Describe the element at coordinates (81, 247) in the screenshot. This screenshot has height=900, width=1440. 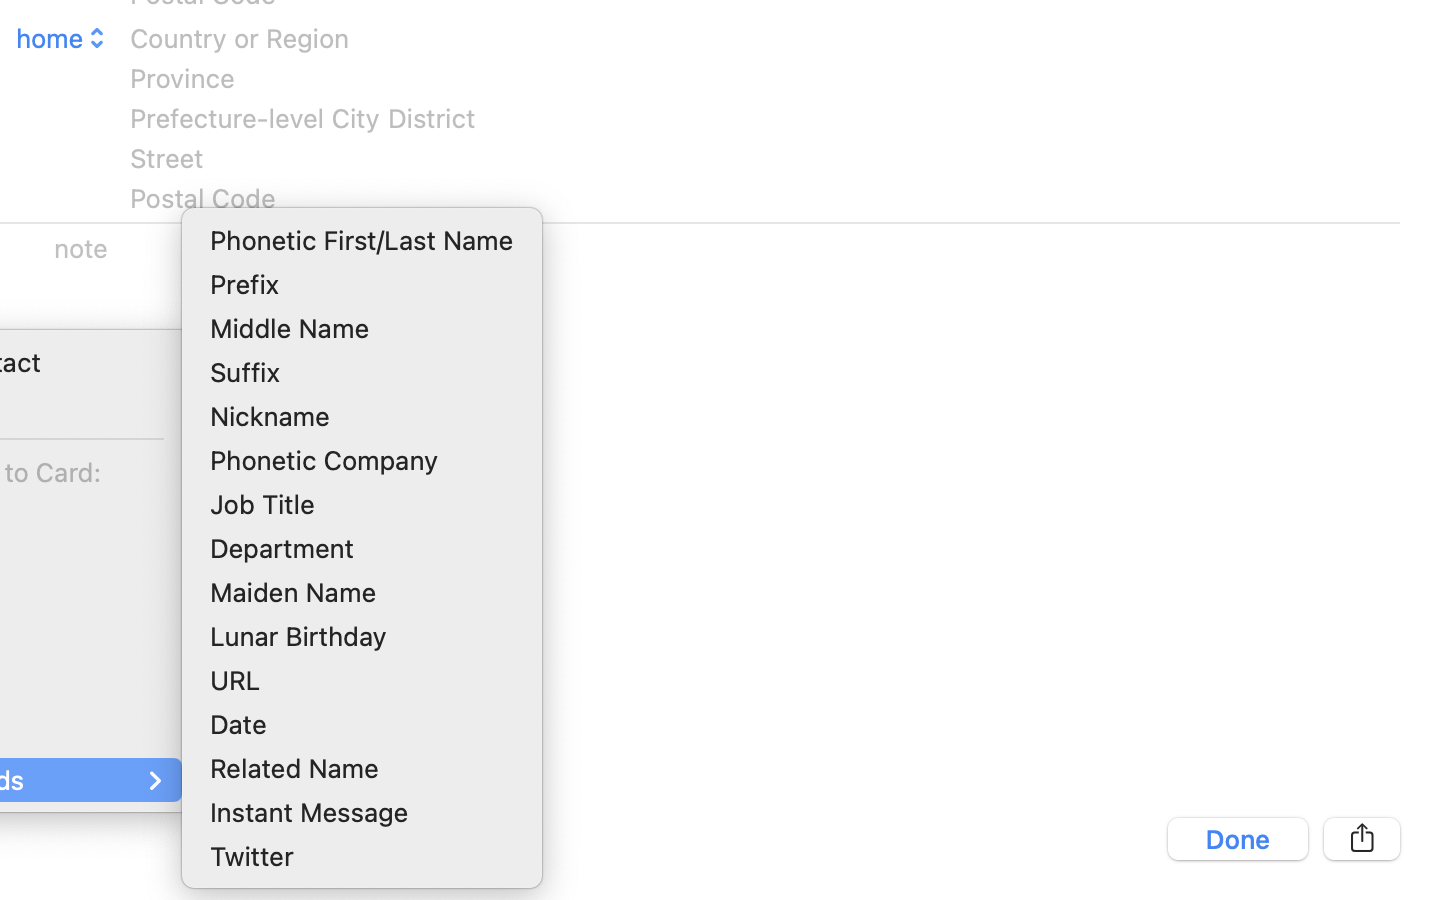
I see `'note'` at that location.